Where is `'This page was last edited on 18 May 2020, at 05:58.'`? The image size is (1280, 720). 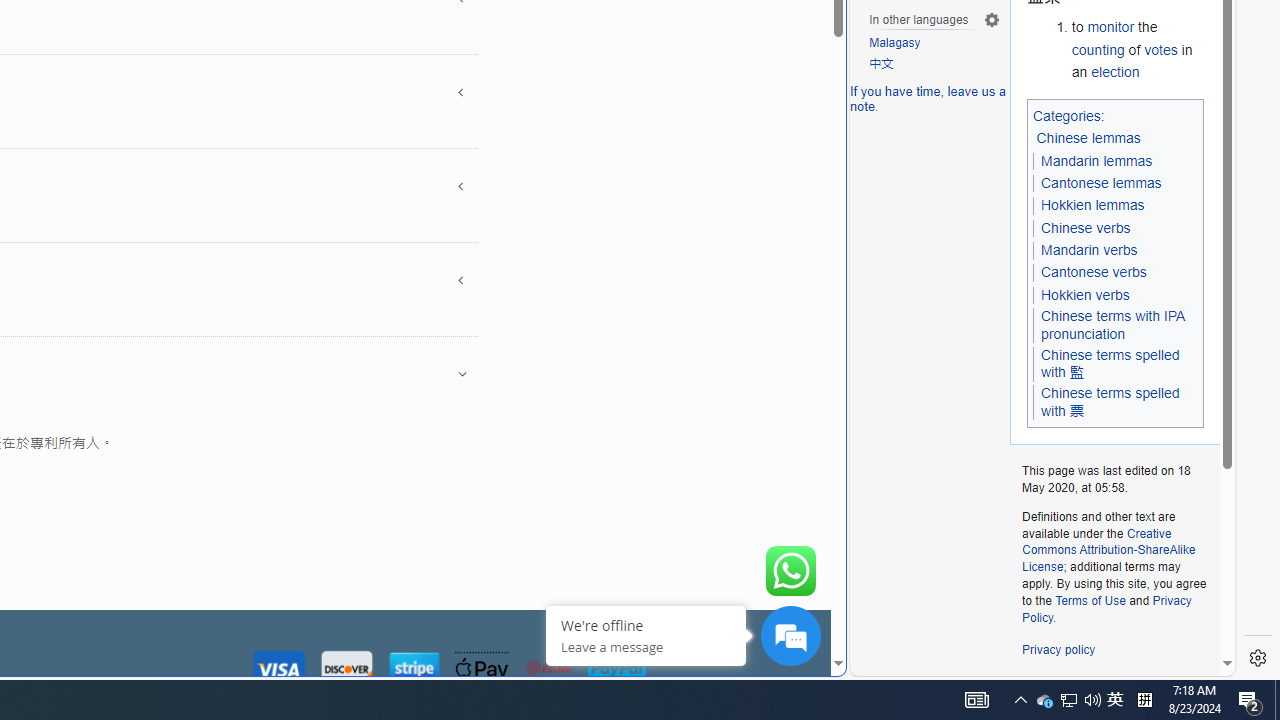 'This page was last edited on 18 May 2020, at 05:58.' is located at coordinates (1113, 480).